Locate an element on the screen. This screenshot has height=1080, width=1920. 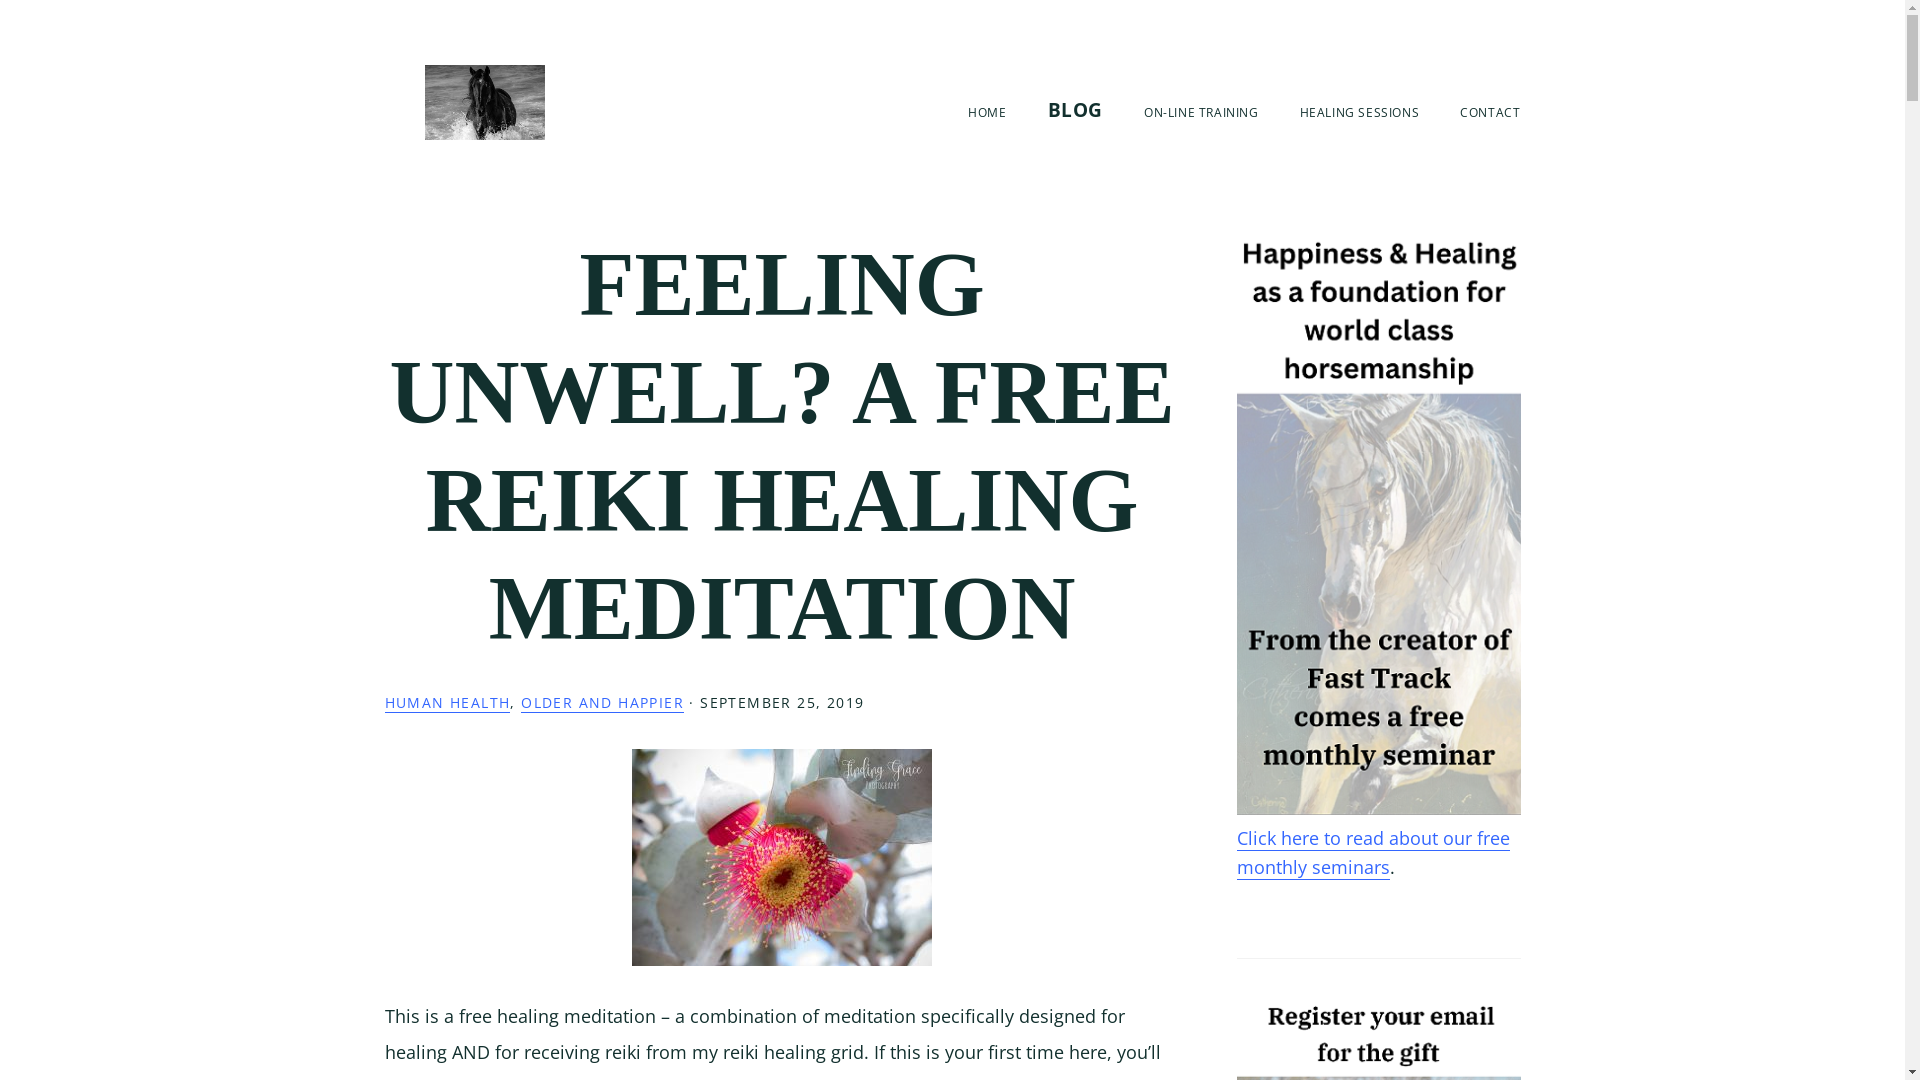
'OLDER AND HAPPIER' is located at coordinates (601, 701).